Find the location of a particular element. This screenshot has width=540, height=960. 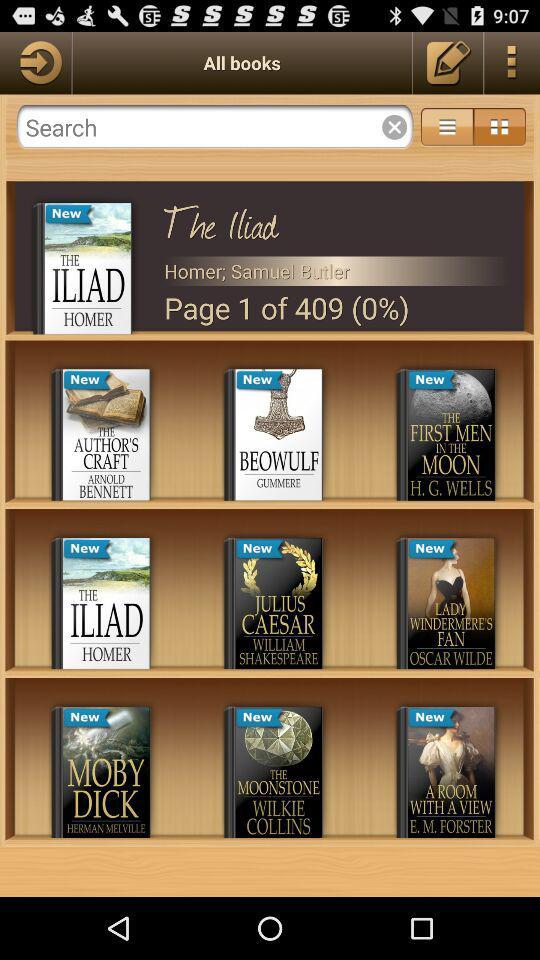

the arrow_forward icon is located at coordinates (35, 67).